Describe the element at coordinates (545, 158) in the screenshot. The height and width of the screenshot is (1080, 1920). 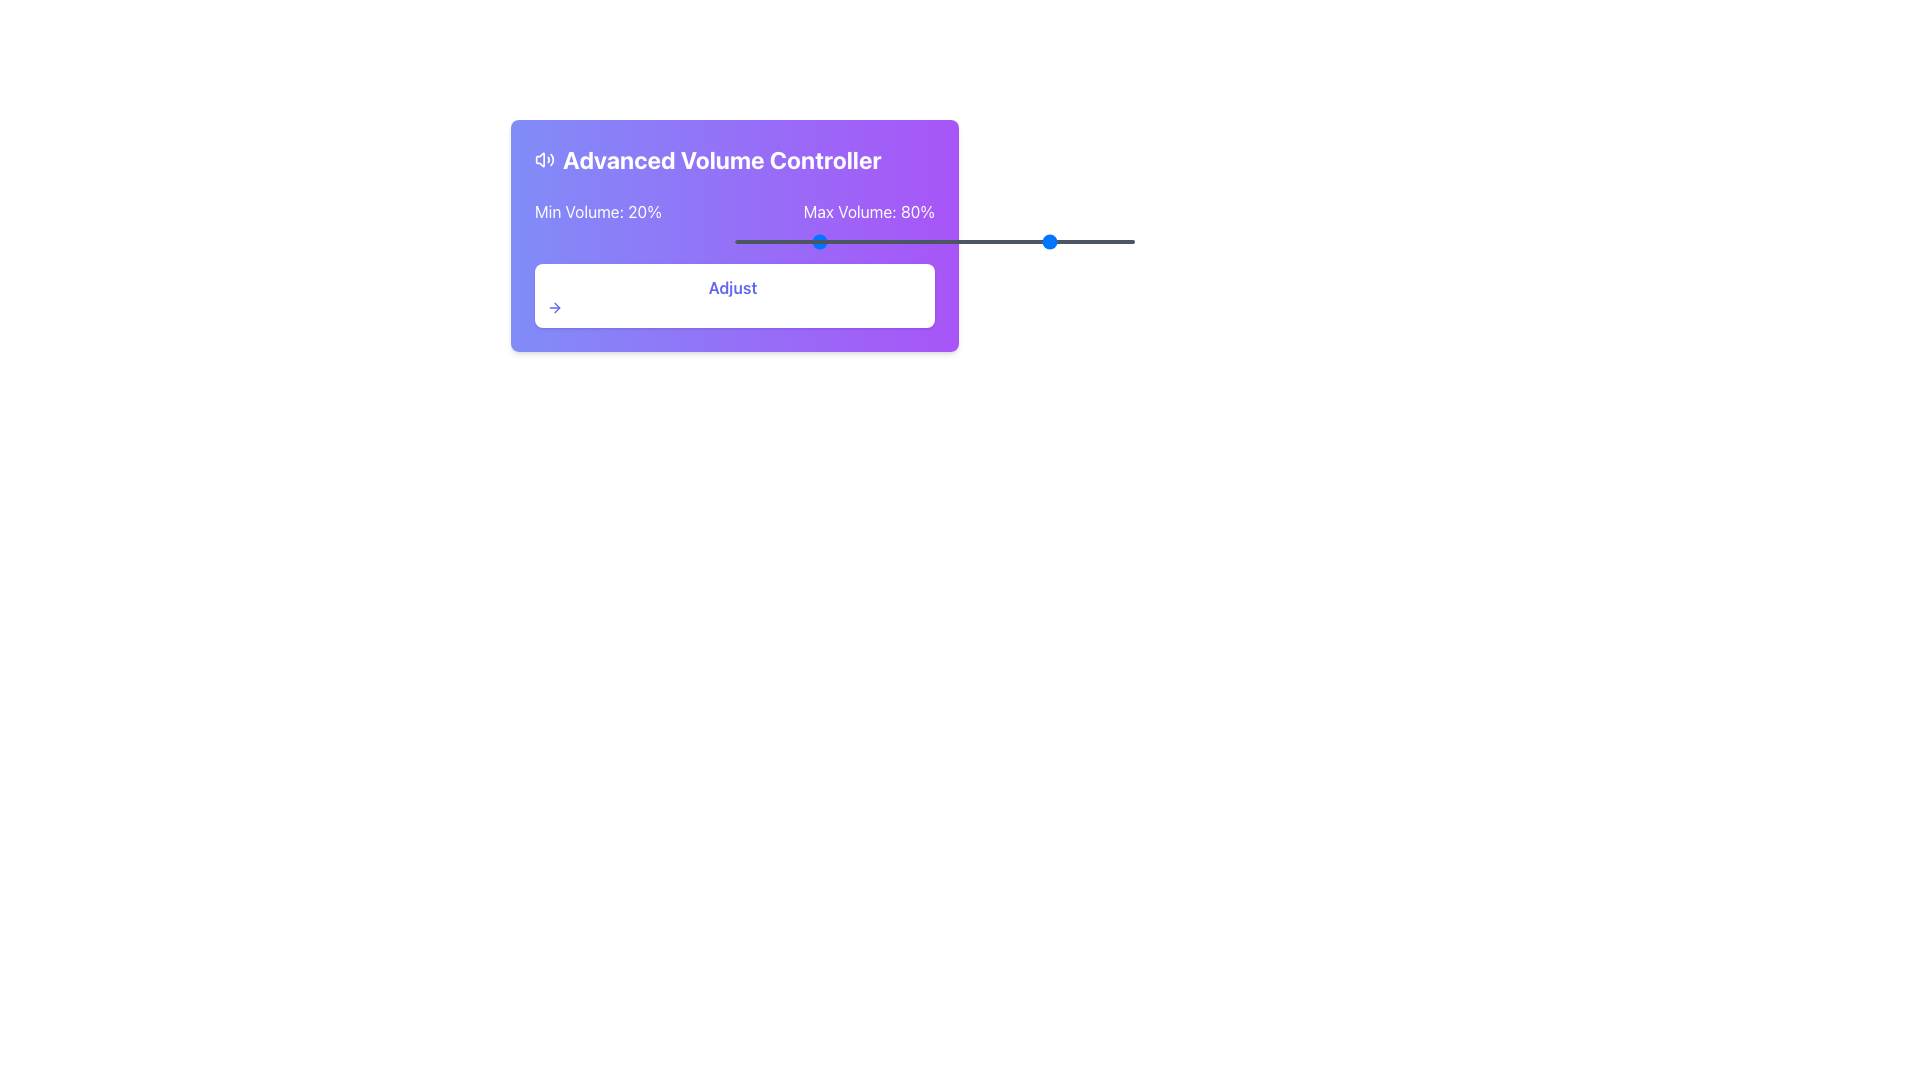
I see `the decorative audio icon located at the leftmost side of the 'Advanced Volume Controller' header` at that location.